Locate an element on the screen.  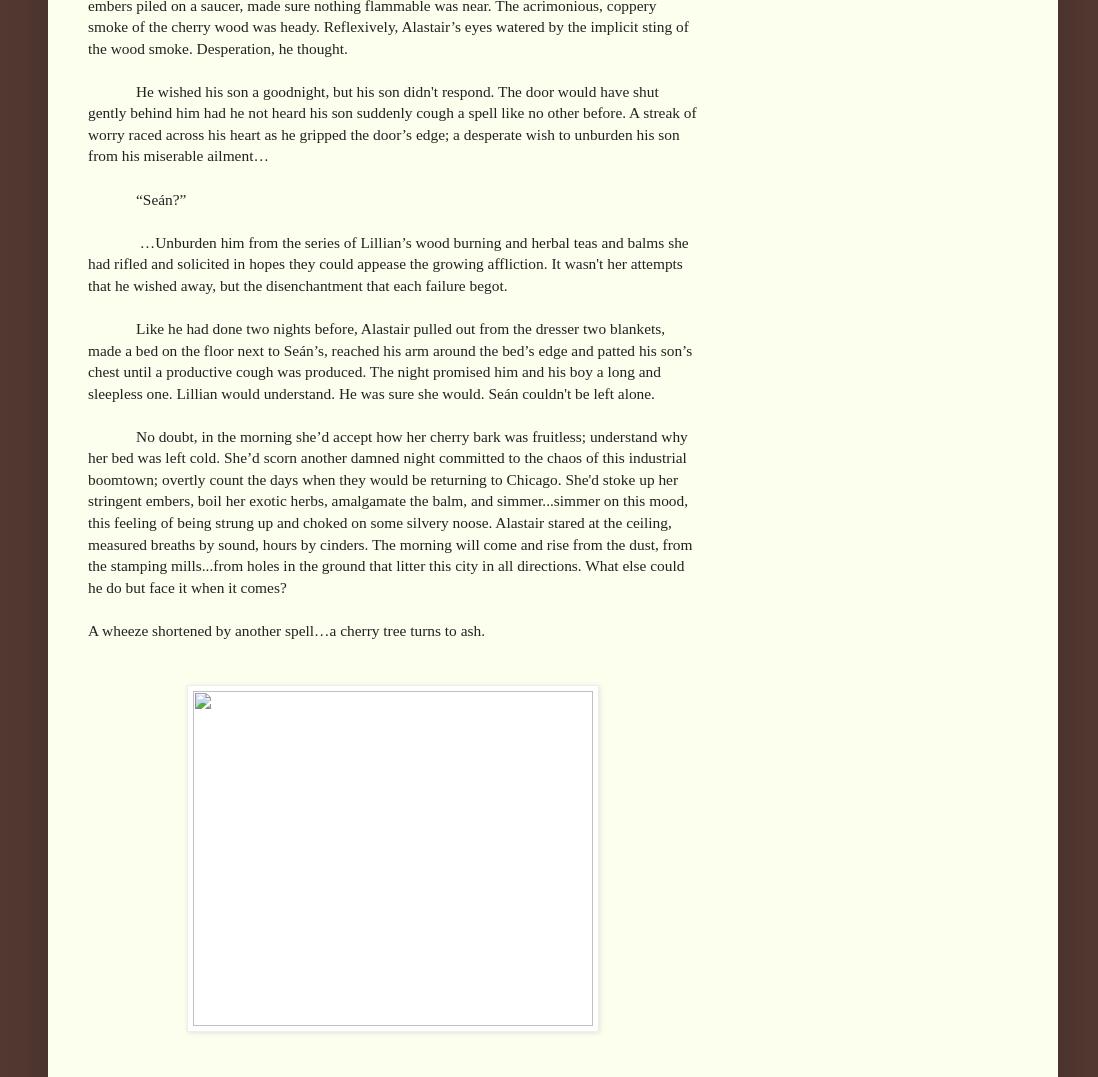
'o doubt, i' is located at coordinates (176, 434).